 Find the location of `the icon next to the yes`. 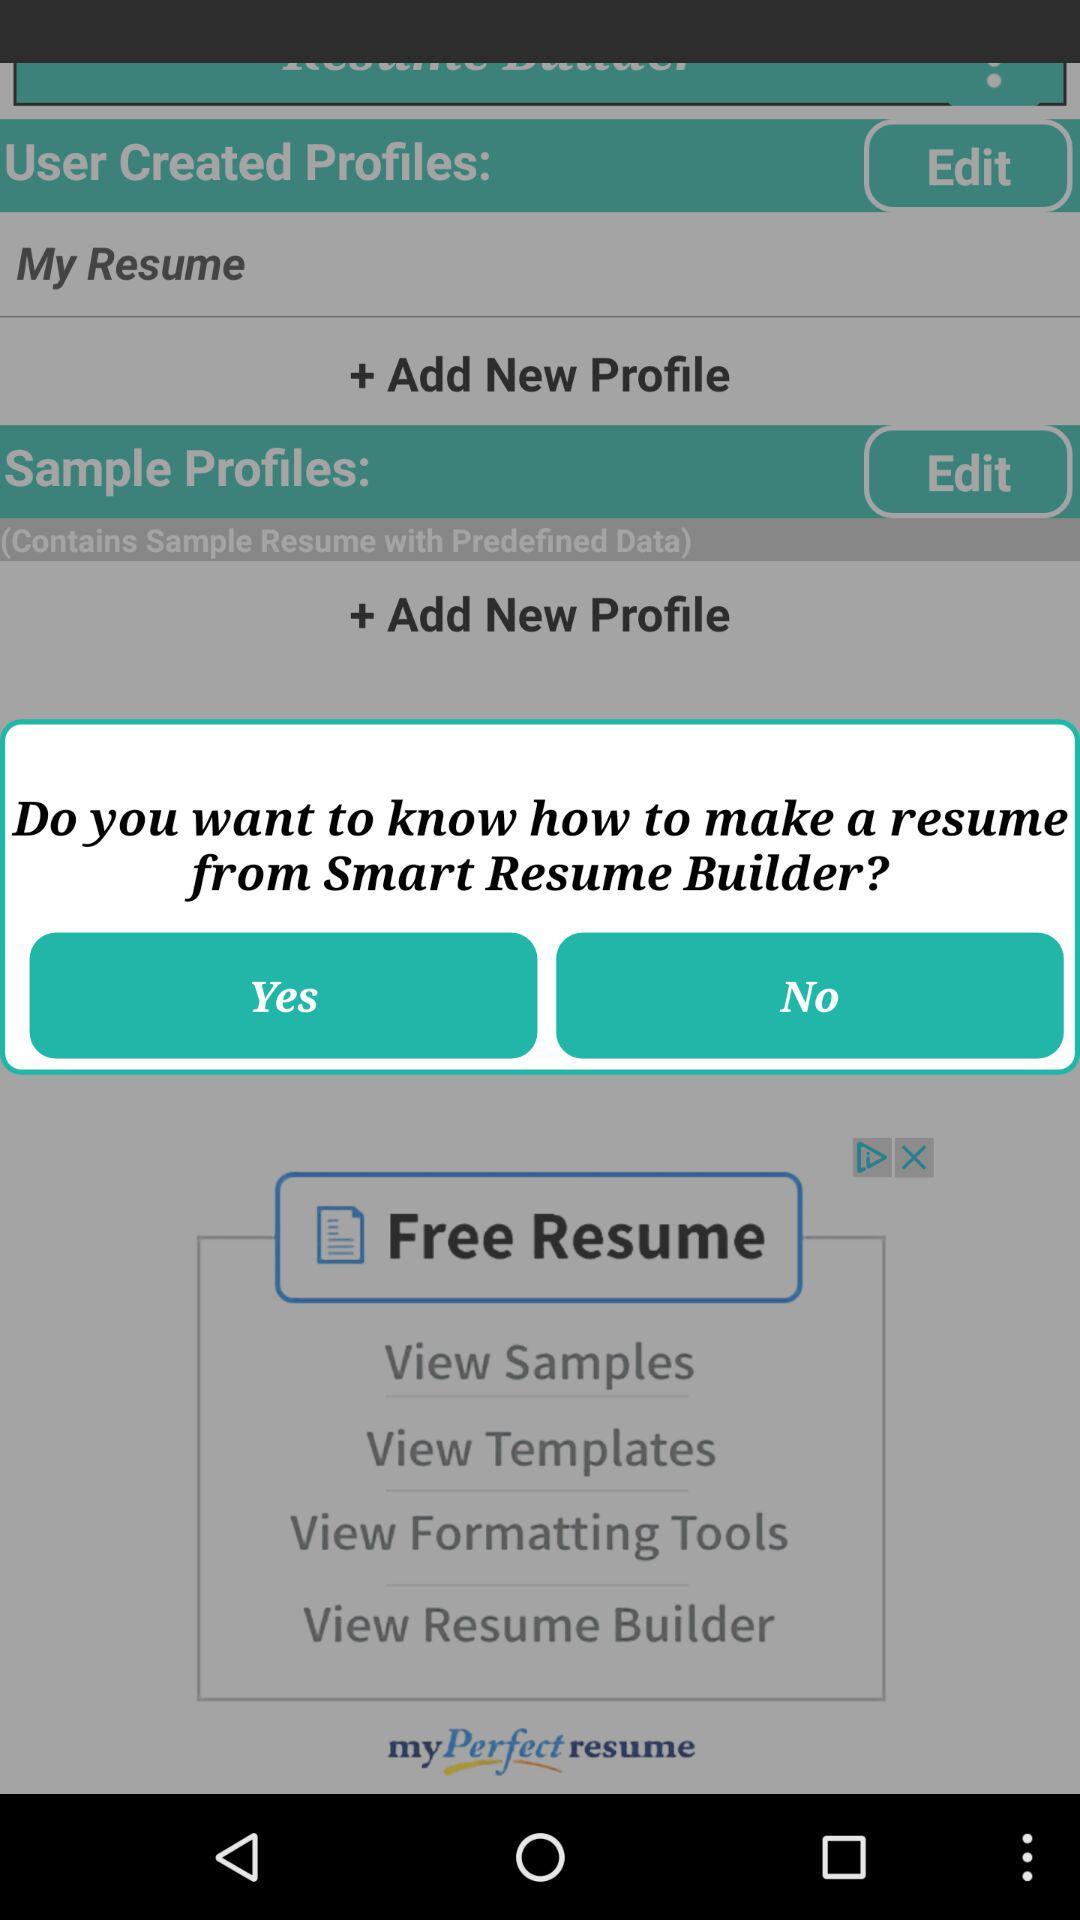

the icon next to the yes is located at coordinates (810, 995).